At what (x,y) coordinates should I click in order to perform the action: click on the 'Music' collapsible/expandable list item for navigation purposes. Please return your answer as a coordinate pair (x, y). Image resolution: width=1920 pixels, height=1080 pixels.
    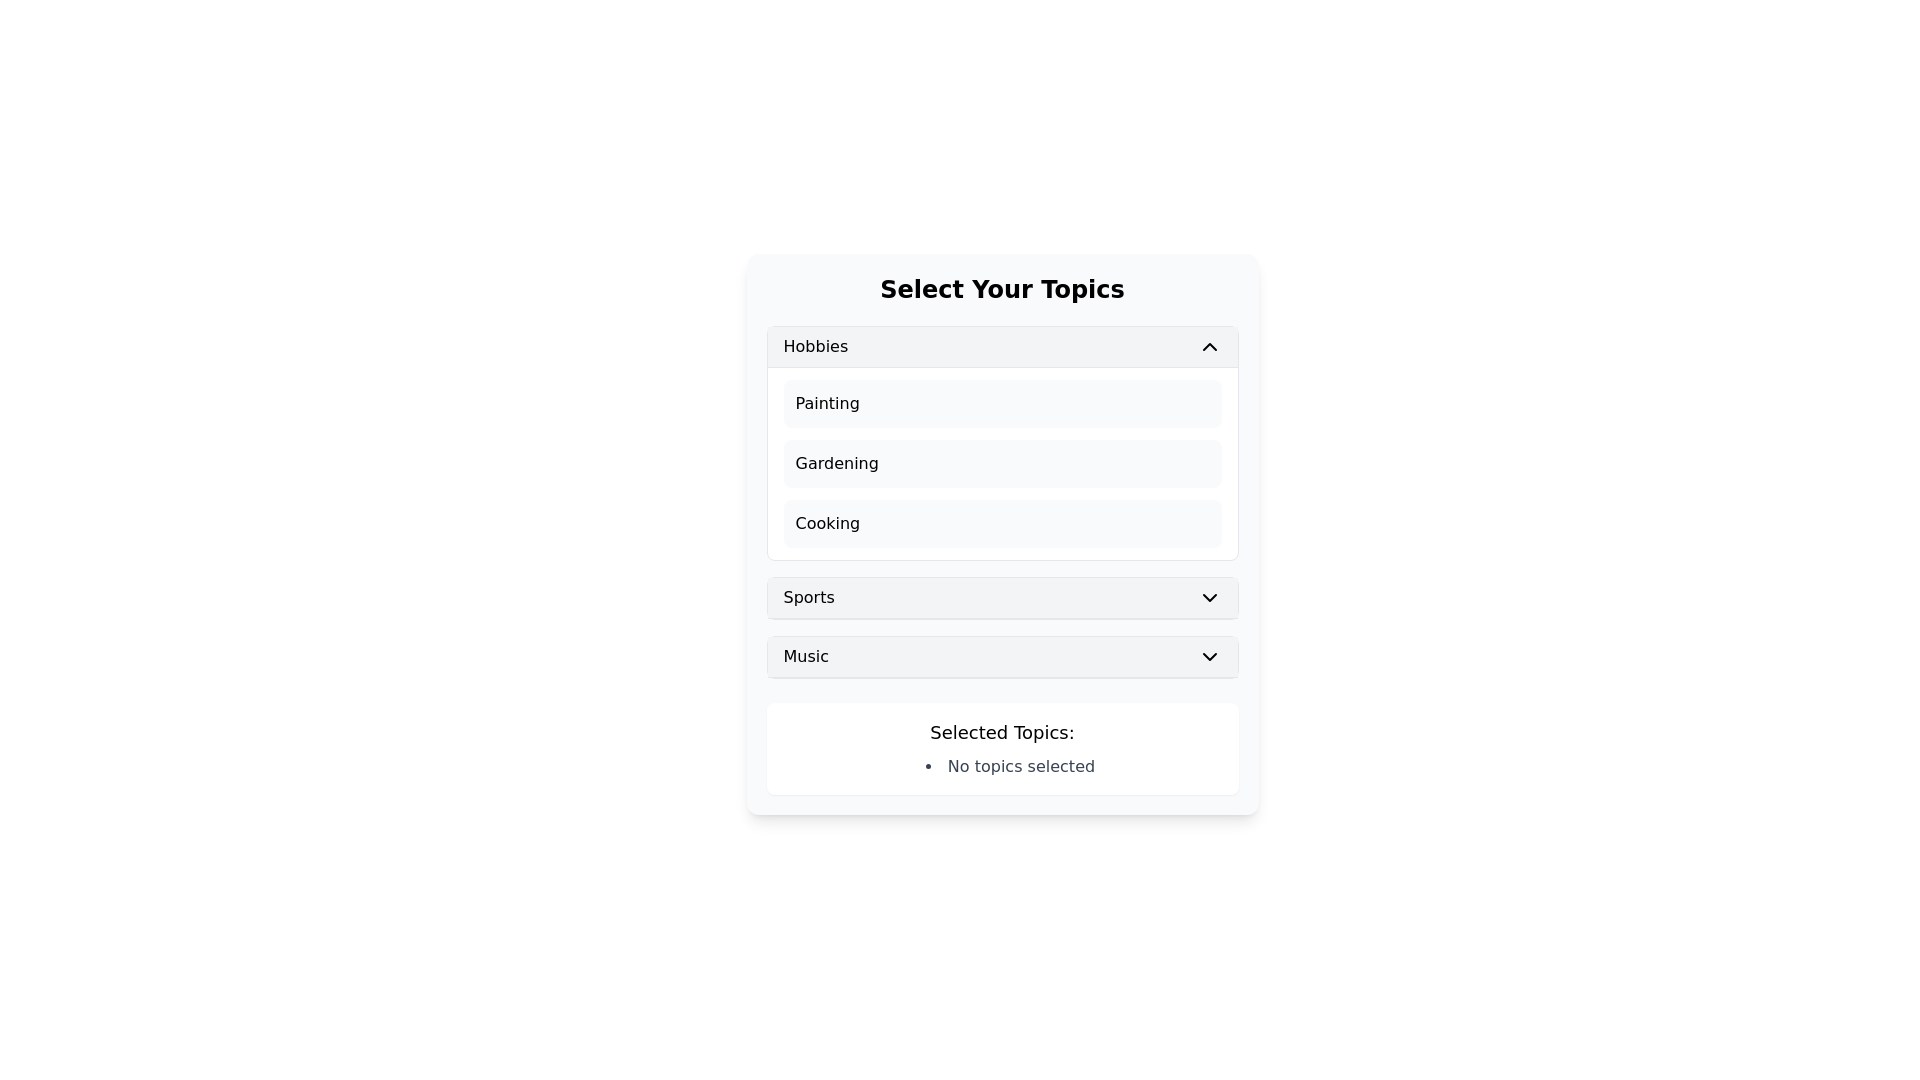
    Looking at the image, I should click on (1002, 657).